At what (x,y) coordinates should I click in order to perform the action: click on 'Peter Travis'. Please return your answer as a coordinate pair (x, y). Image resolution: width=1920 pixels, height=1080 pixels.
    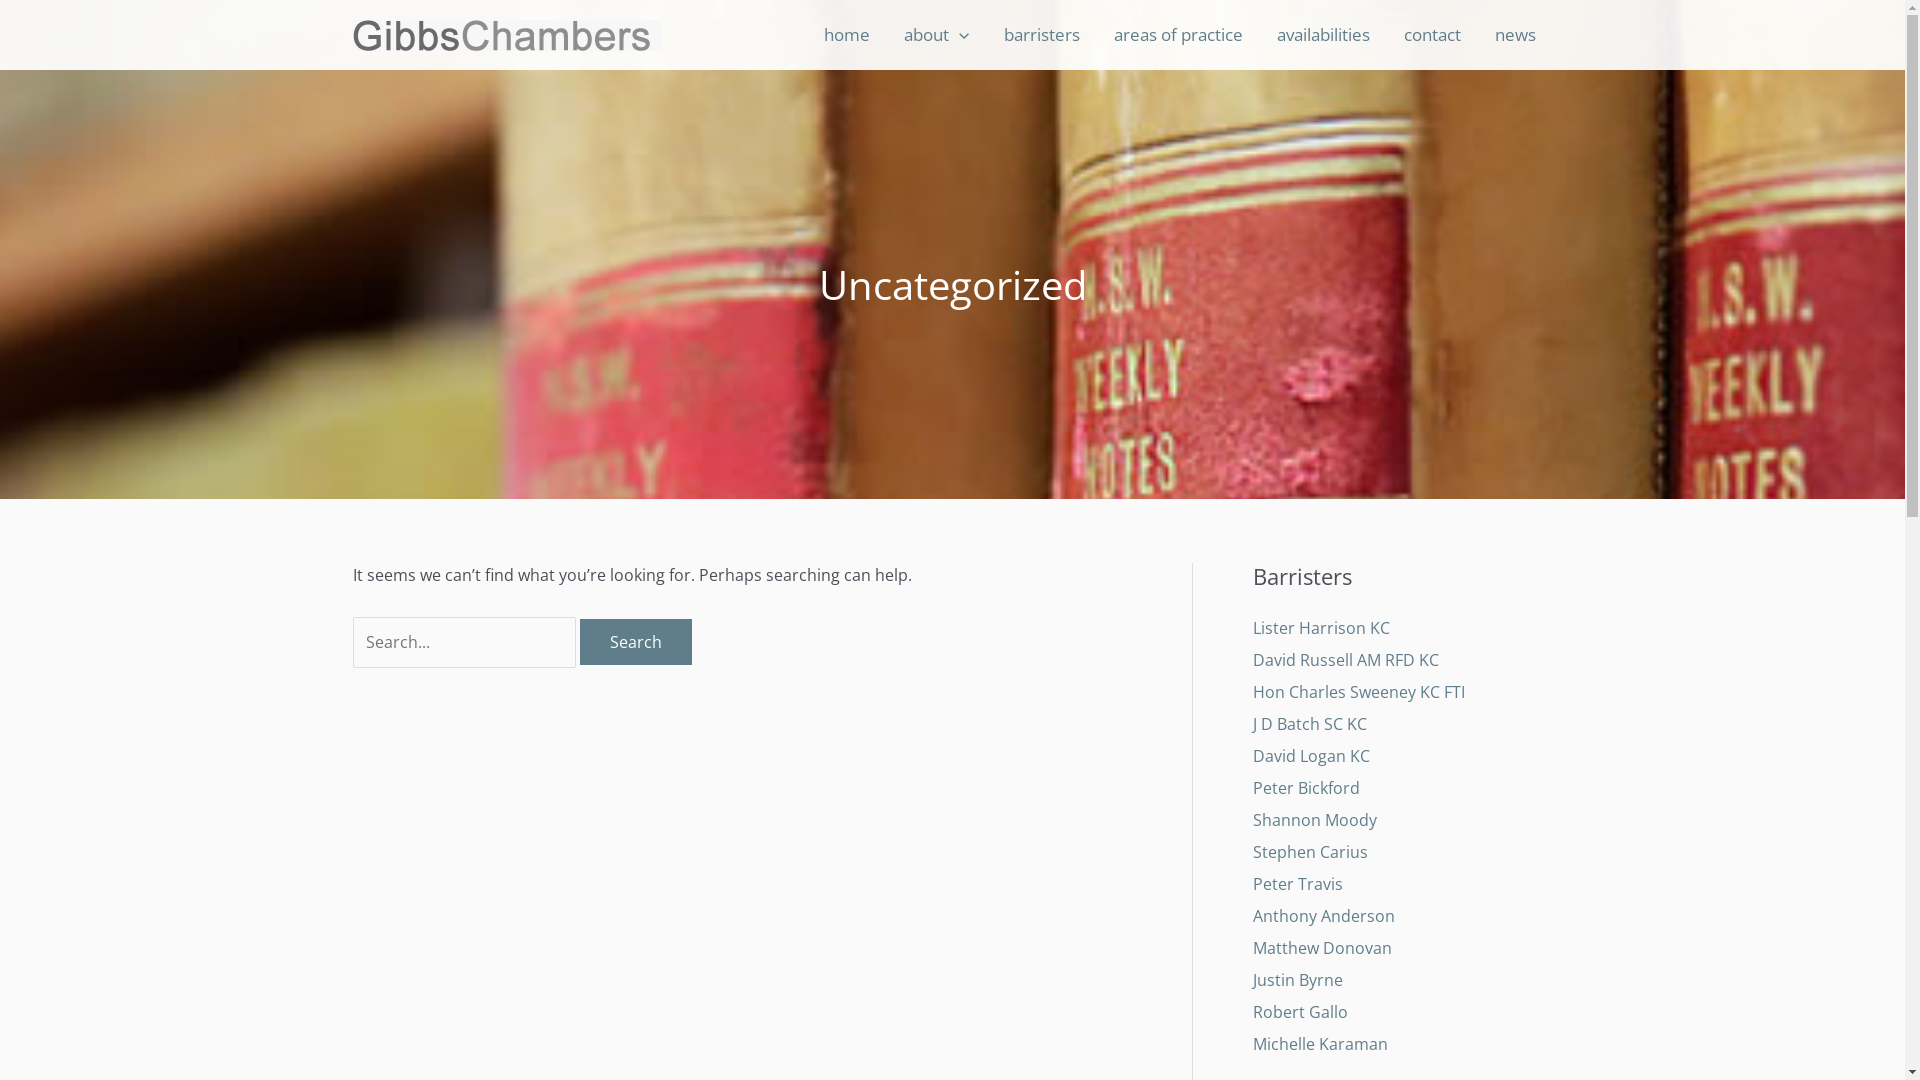
    Looking at the image, I should click on (1296, 882).